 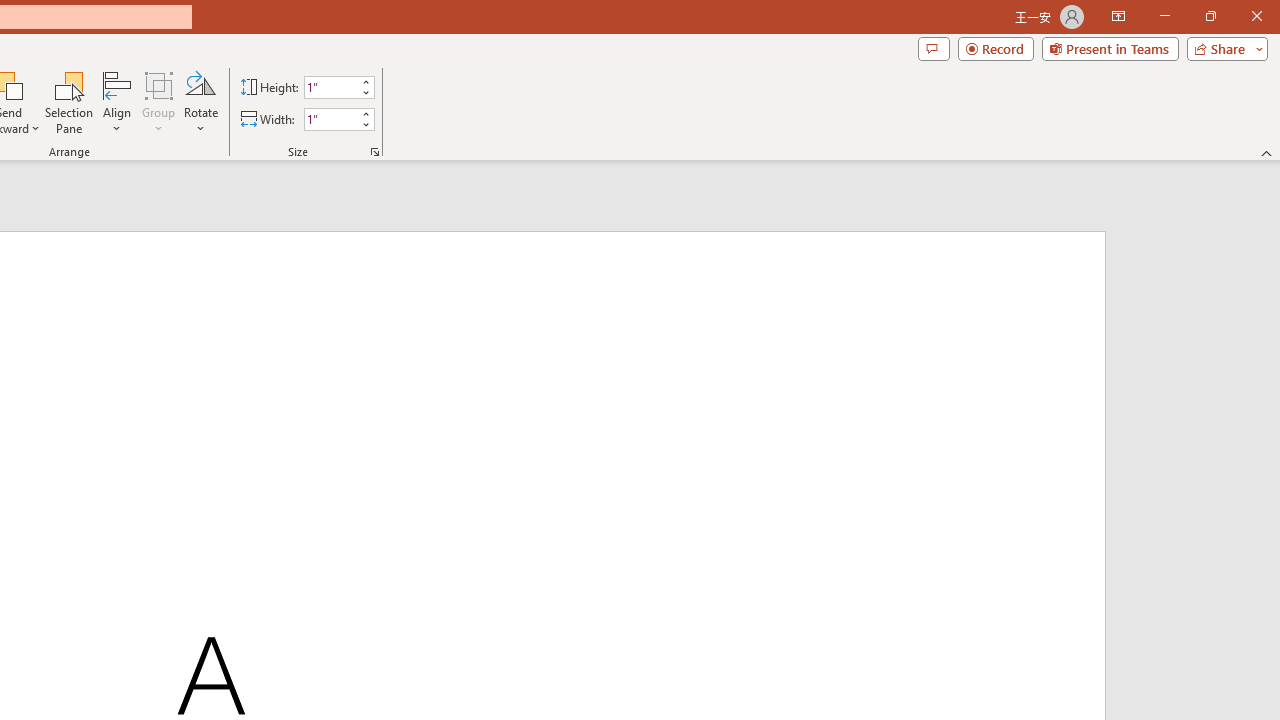 I want to click on 'Align', so click(x=116, y=103).